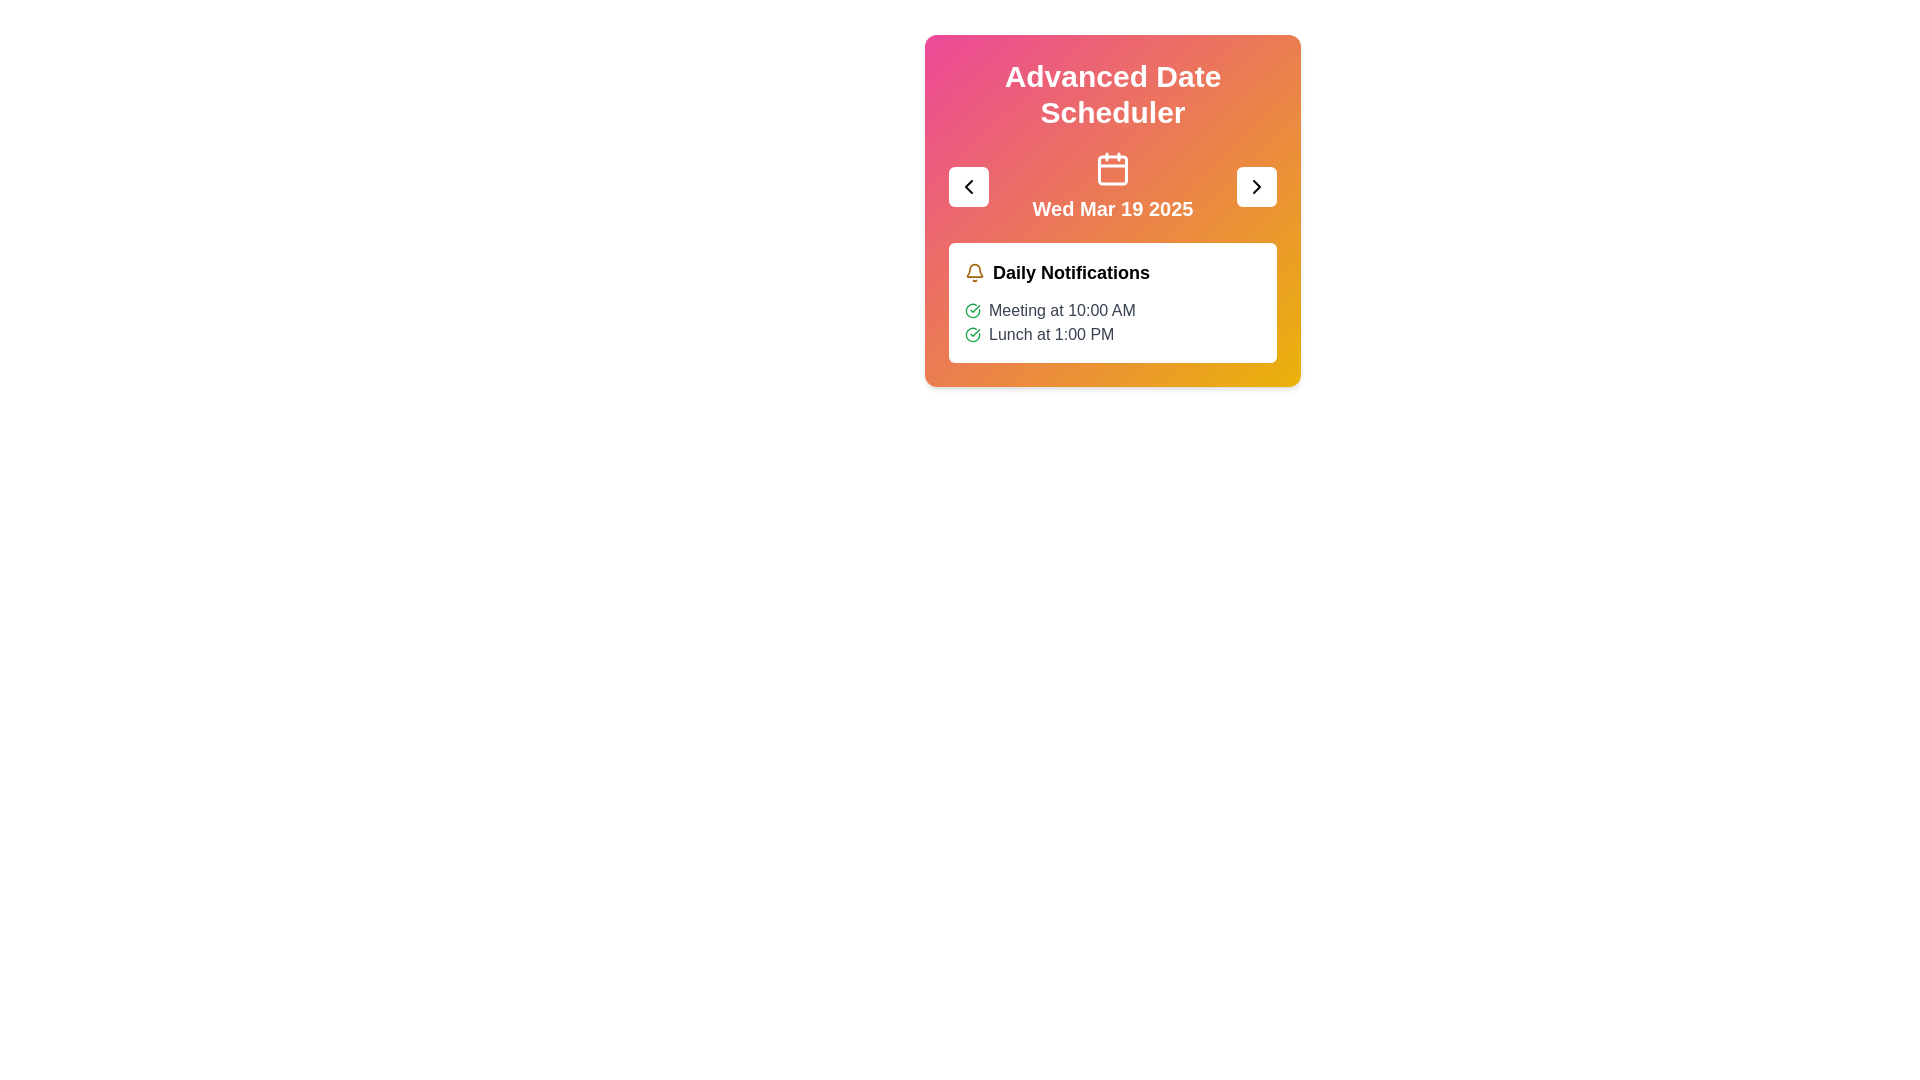 Image resolution: width=1920 pixels, height=1080 pixels. What do you see at coordinates (1112, 186) in the screenshot?
I see `the informational display element that features a white calendar icon and a bold text label reading 'Wed Mar 19 2025'` at bounding box center [1112, 186].